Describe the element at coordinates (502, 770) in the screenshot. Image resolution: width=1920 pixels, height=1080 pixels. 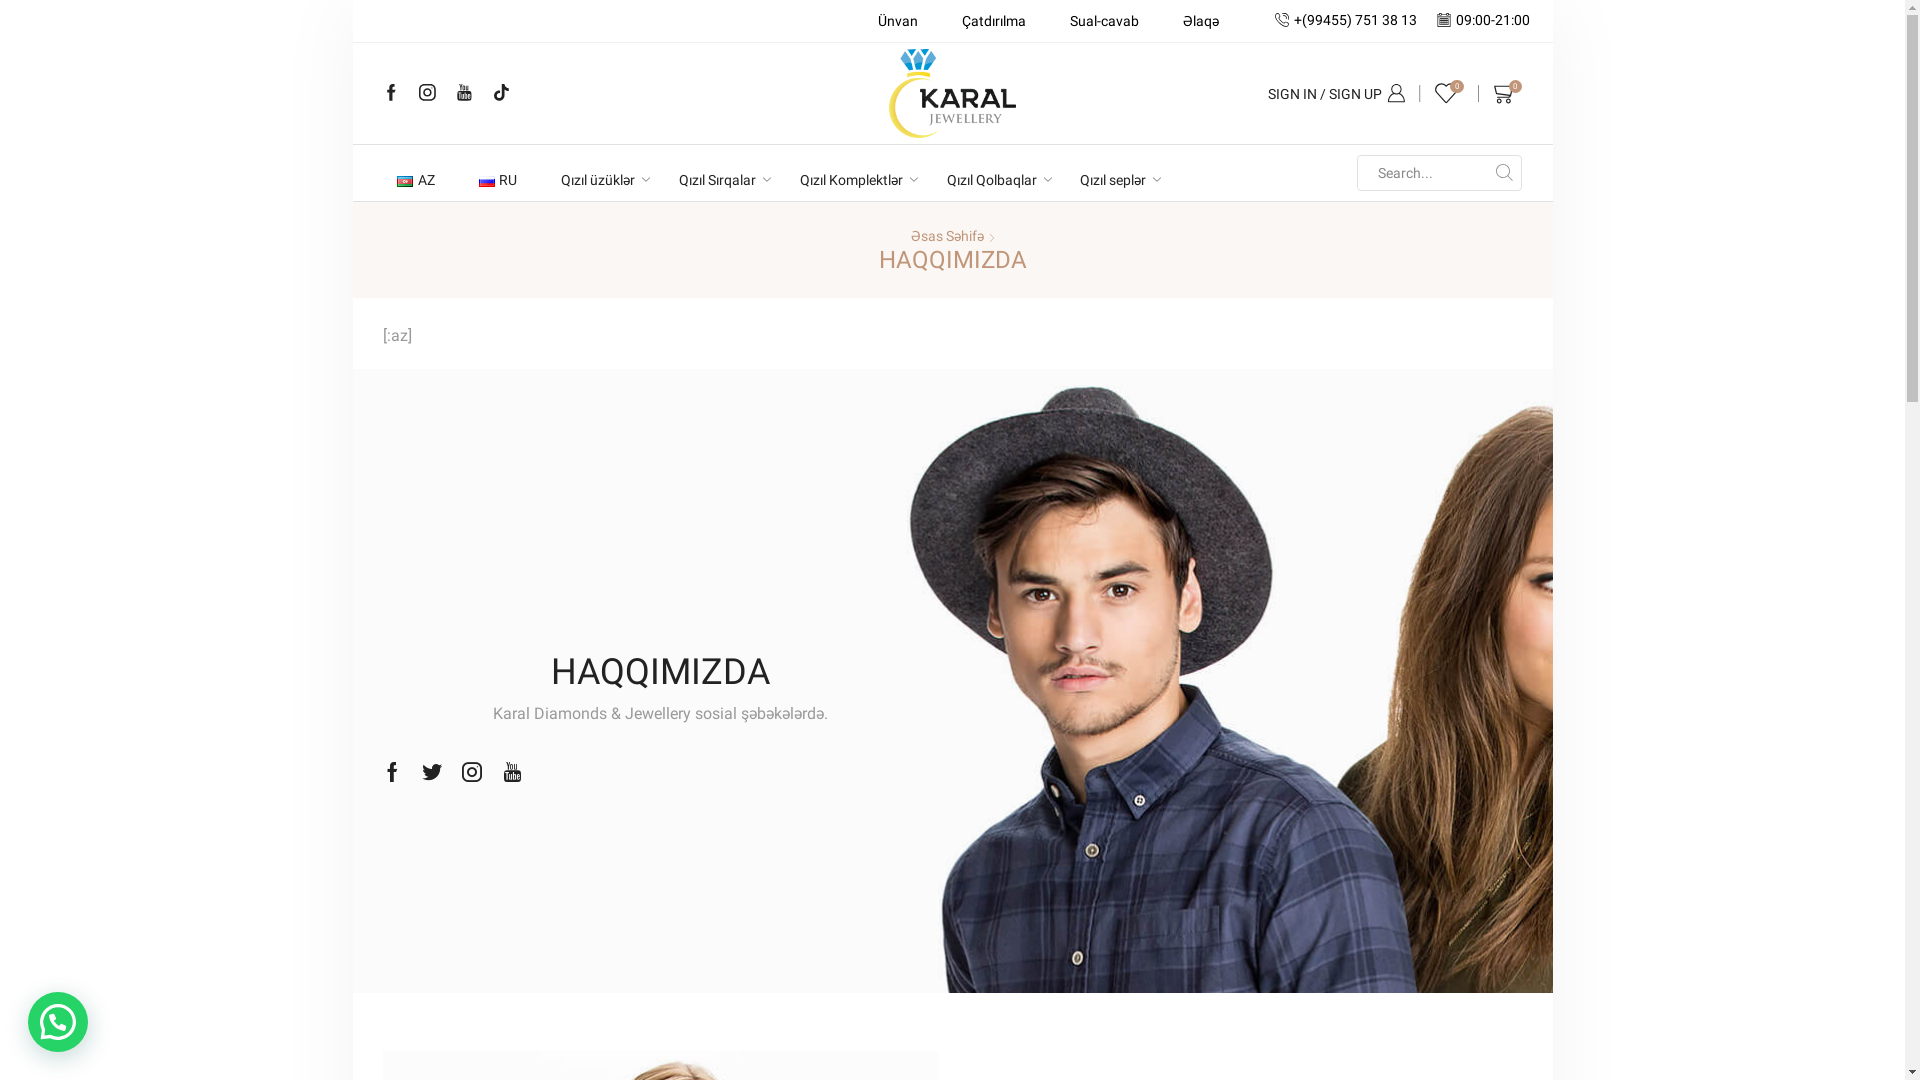
I see `'Youtube'` at that location.